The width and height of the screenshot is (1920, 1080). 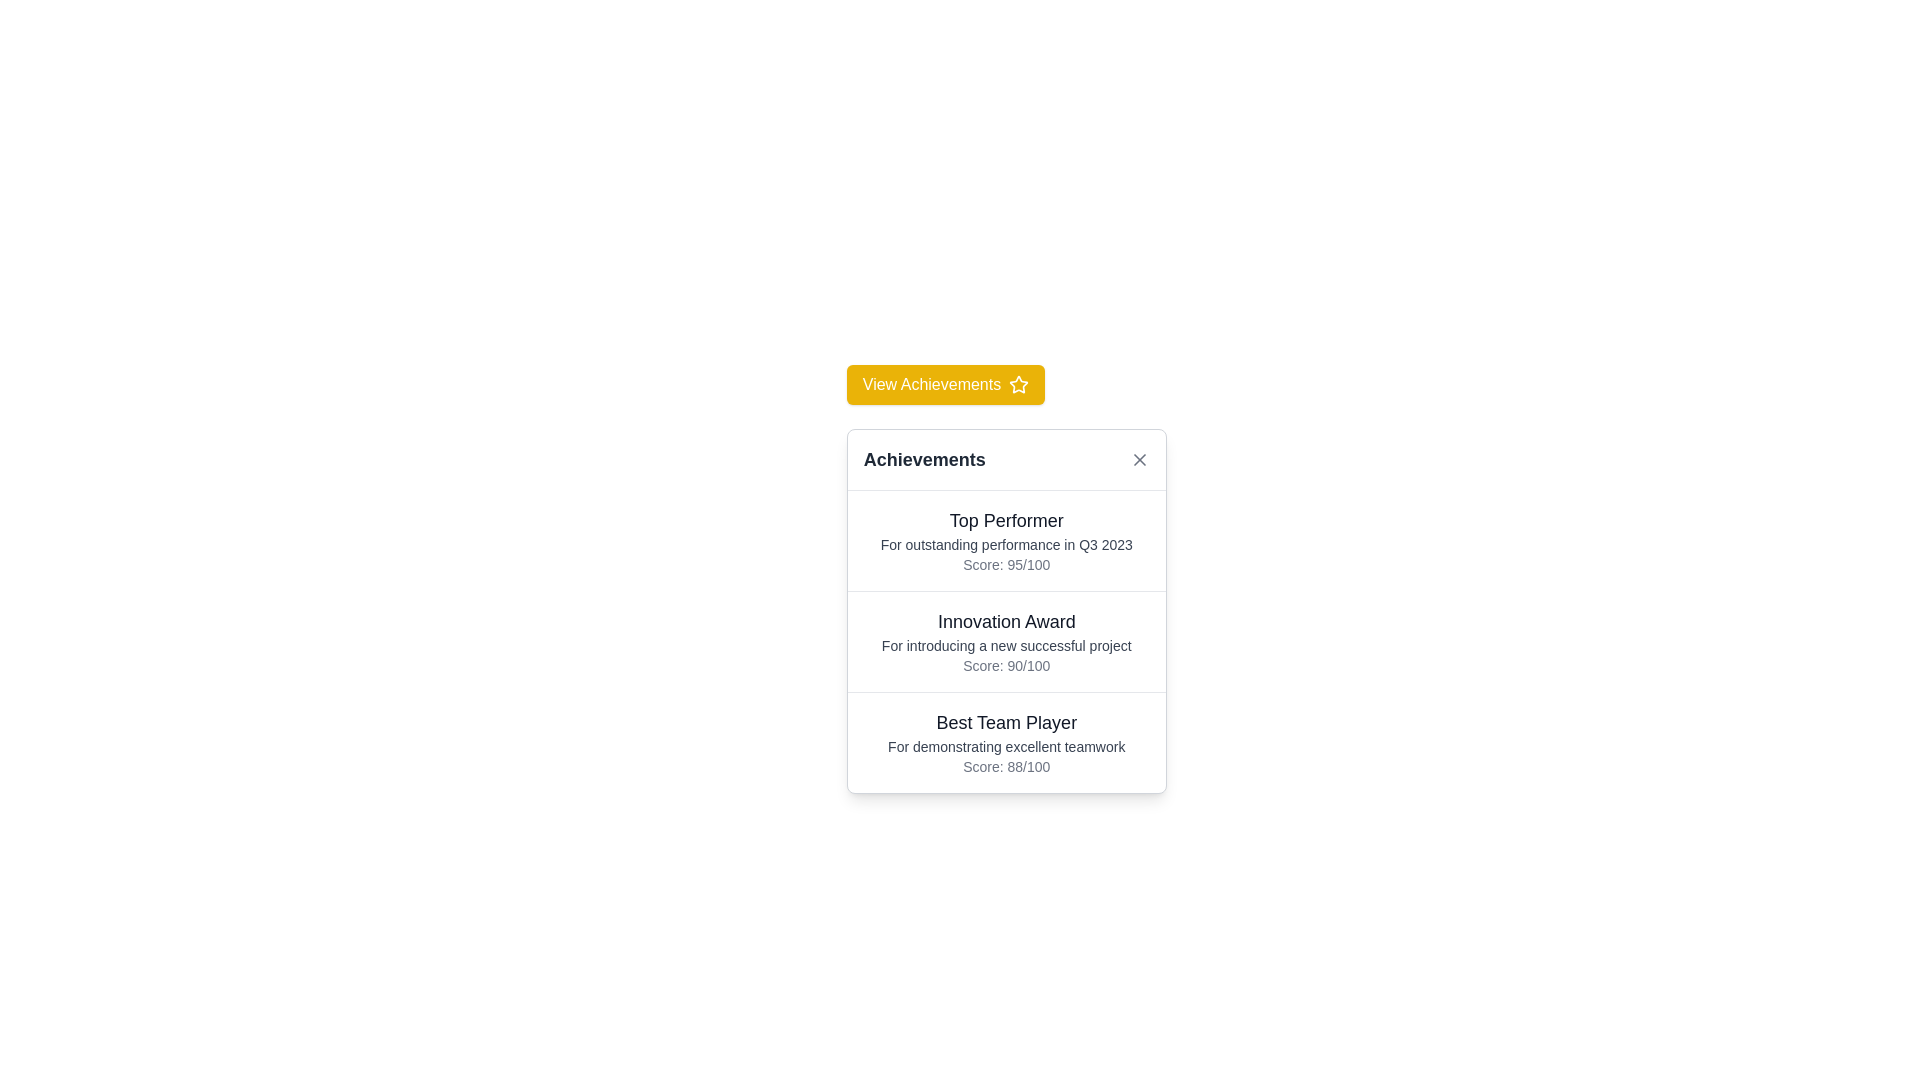 What do you see at coordinates (1006, 742) in the screenshot?
I see `the text component displaying 'Best Team Player' with a score of '88/100', located in the 'Achievements' section` at bounding box center [1006, 742].